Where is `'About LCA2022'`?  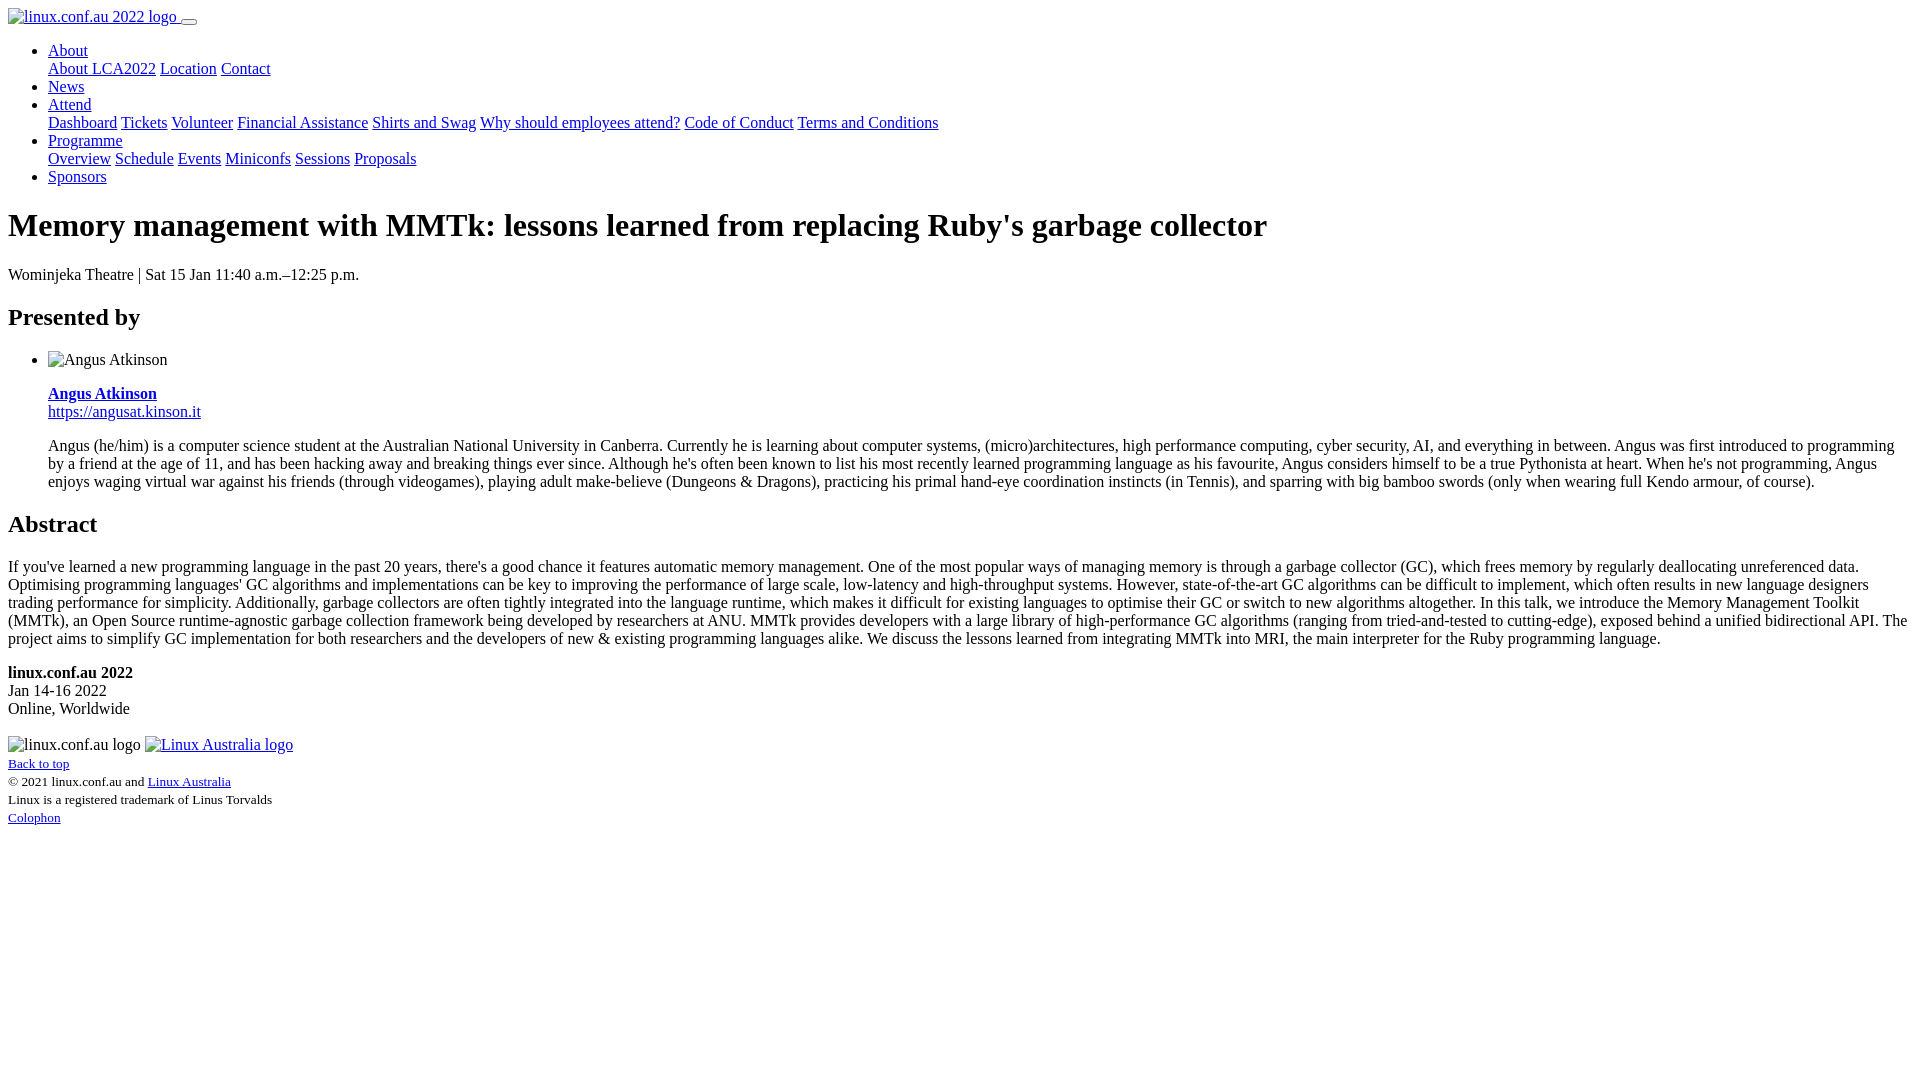
'About LCA2022' is located at coordinates (100, 67).